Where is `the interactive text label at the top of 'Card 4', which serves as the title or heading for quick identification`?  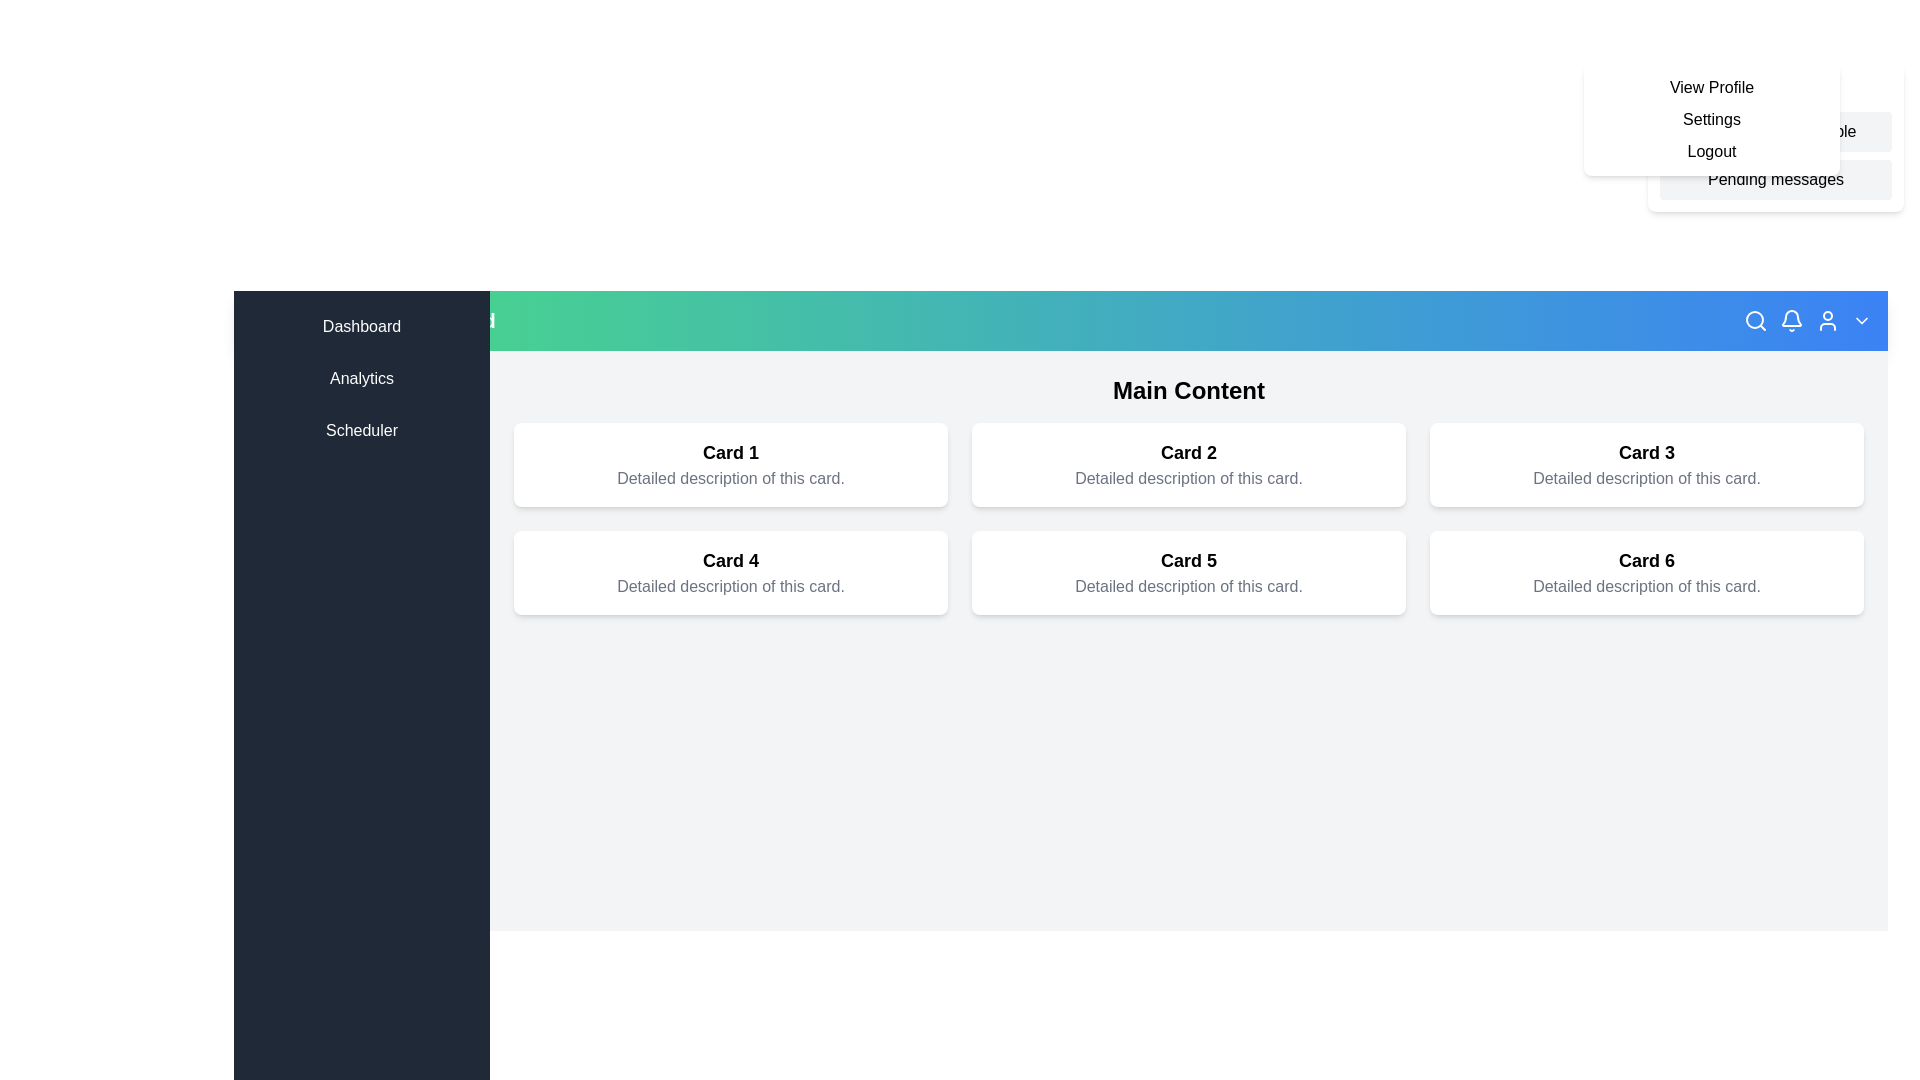 the interactive text label at the top of 'Card 4', which serves as the title or heading for quick identification is located at coordinates (729, 560).